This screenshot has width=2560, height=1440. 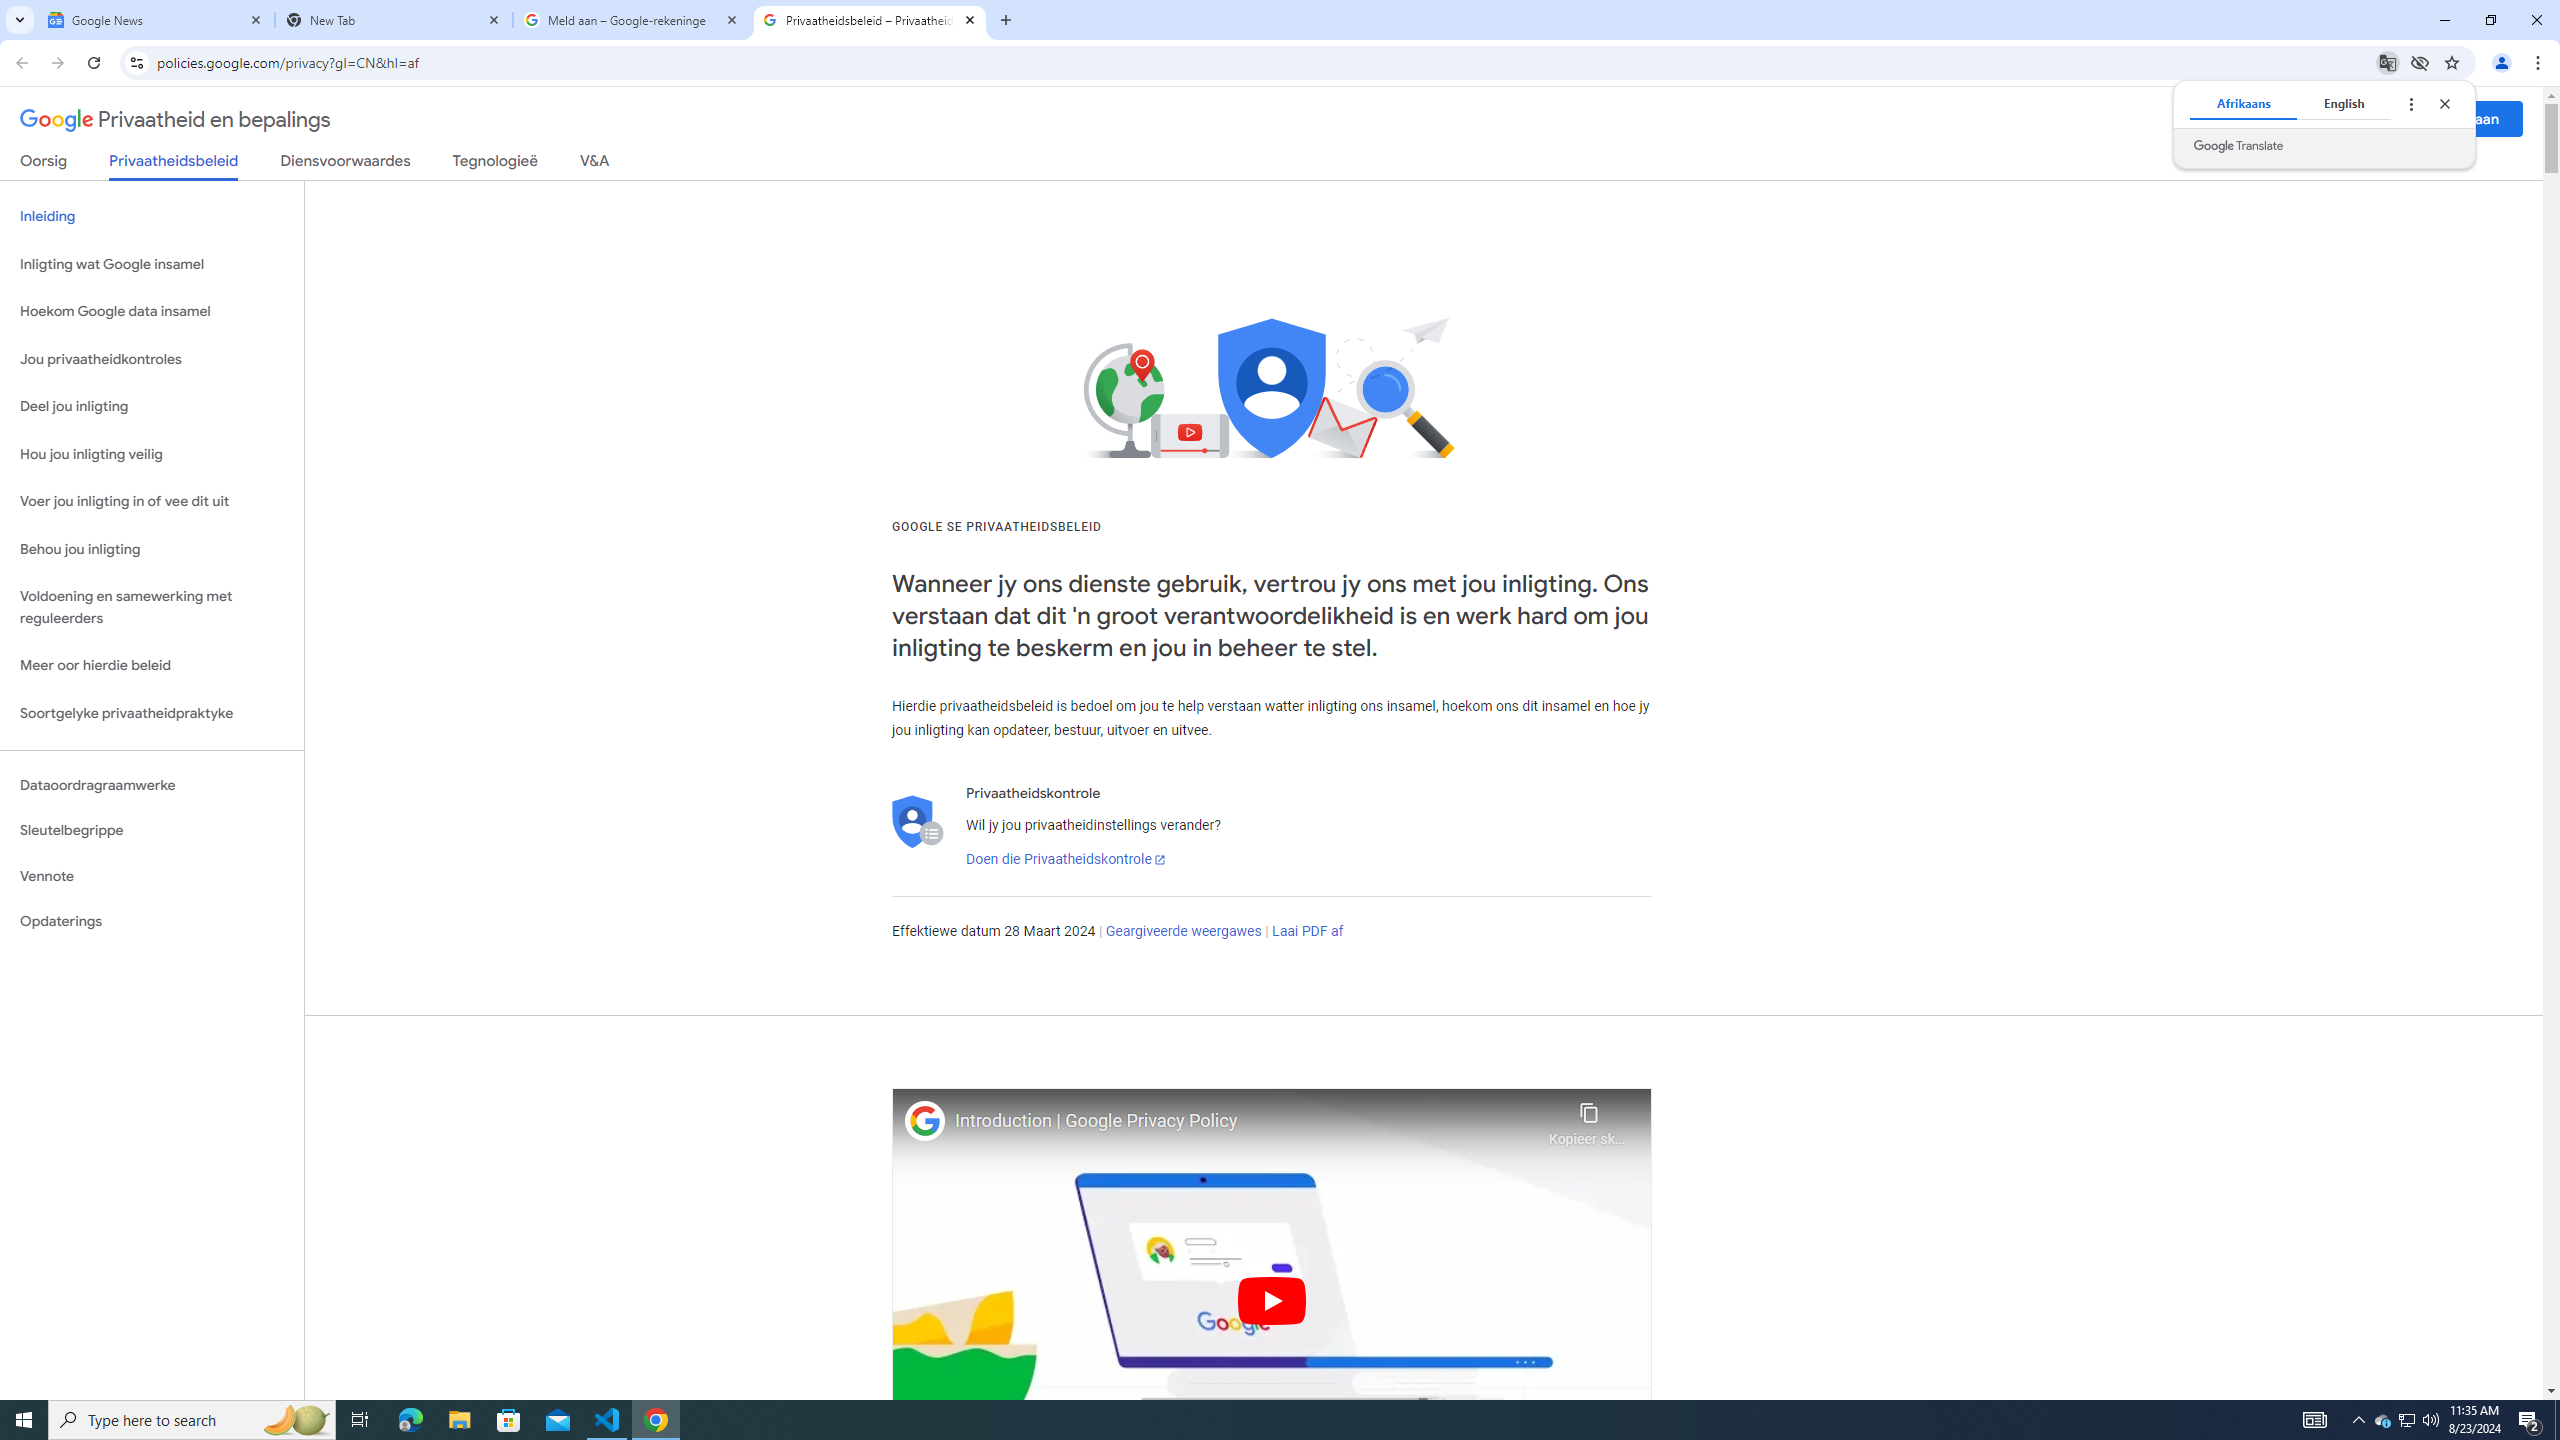 What do you see at coordinates (151, 215) in the screenshot?
I see `'Inleiding'` at bounding box center [151, 215].